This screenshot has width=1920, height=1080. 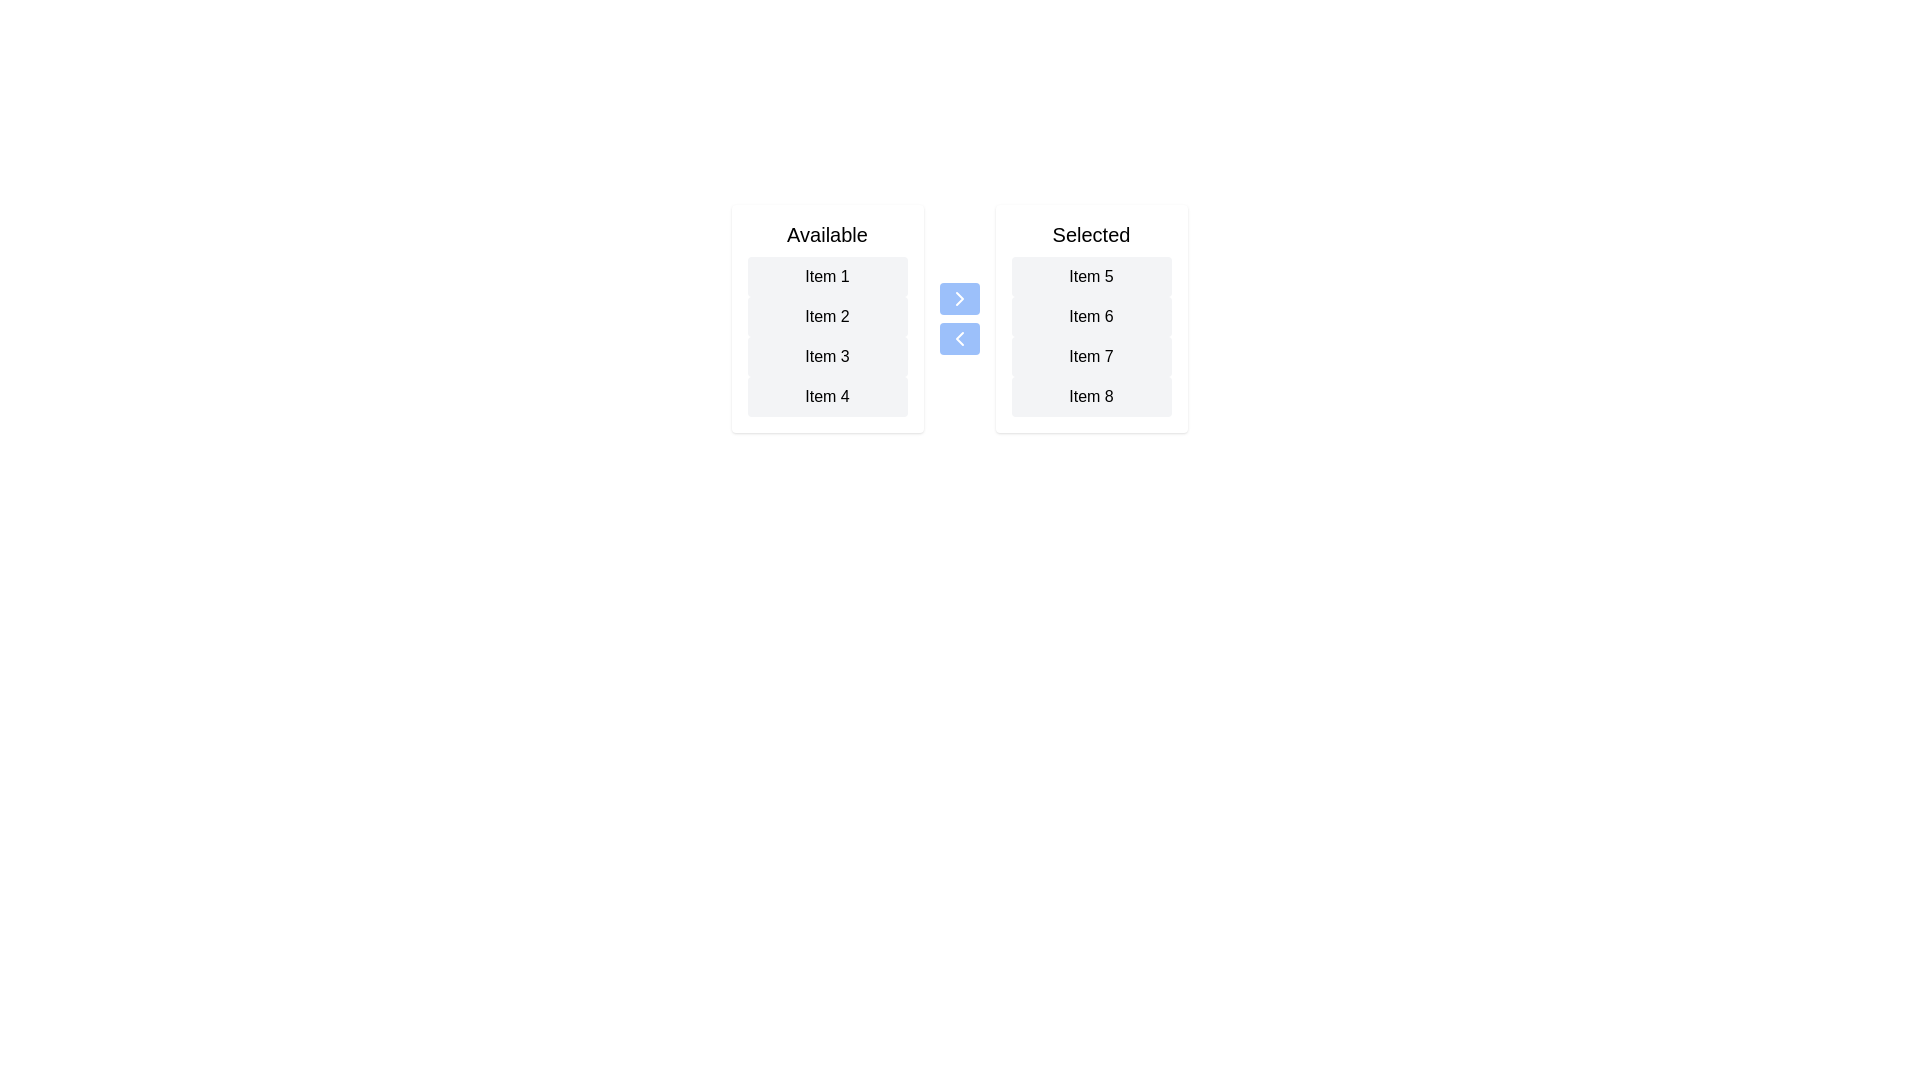 I want to click on the blue button with a white left-pointing arrow located centrally between the 'Available' and 'Selected' lists to observe the hover effect, so click(x=958, y=338).